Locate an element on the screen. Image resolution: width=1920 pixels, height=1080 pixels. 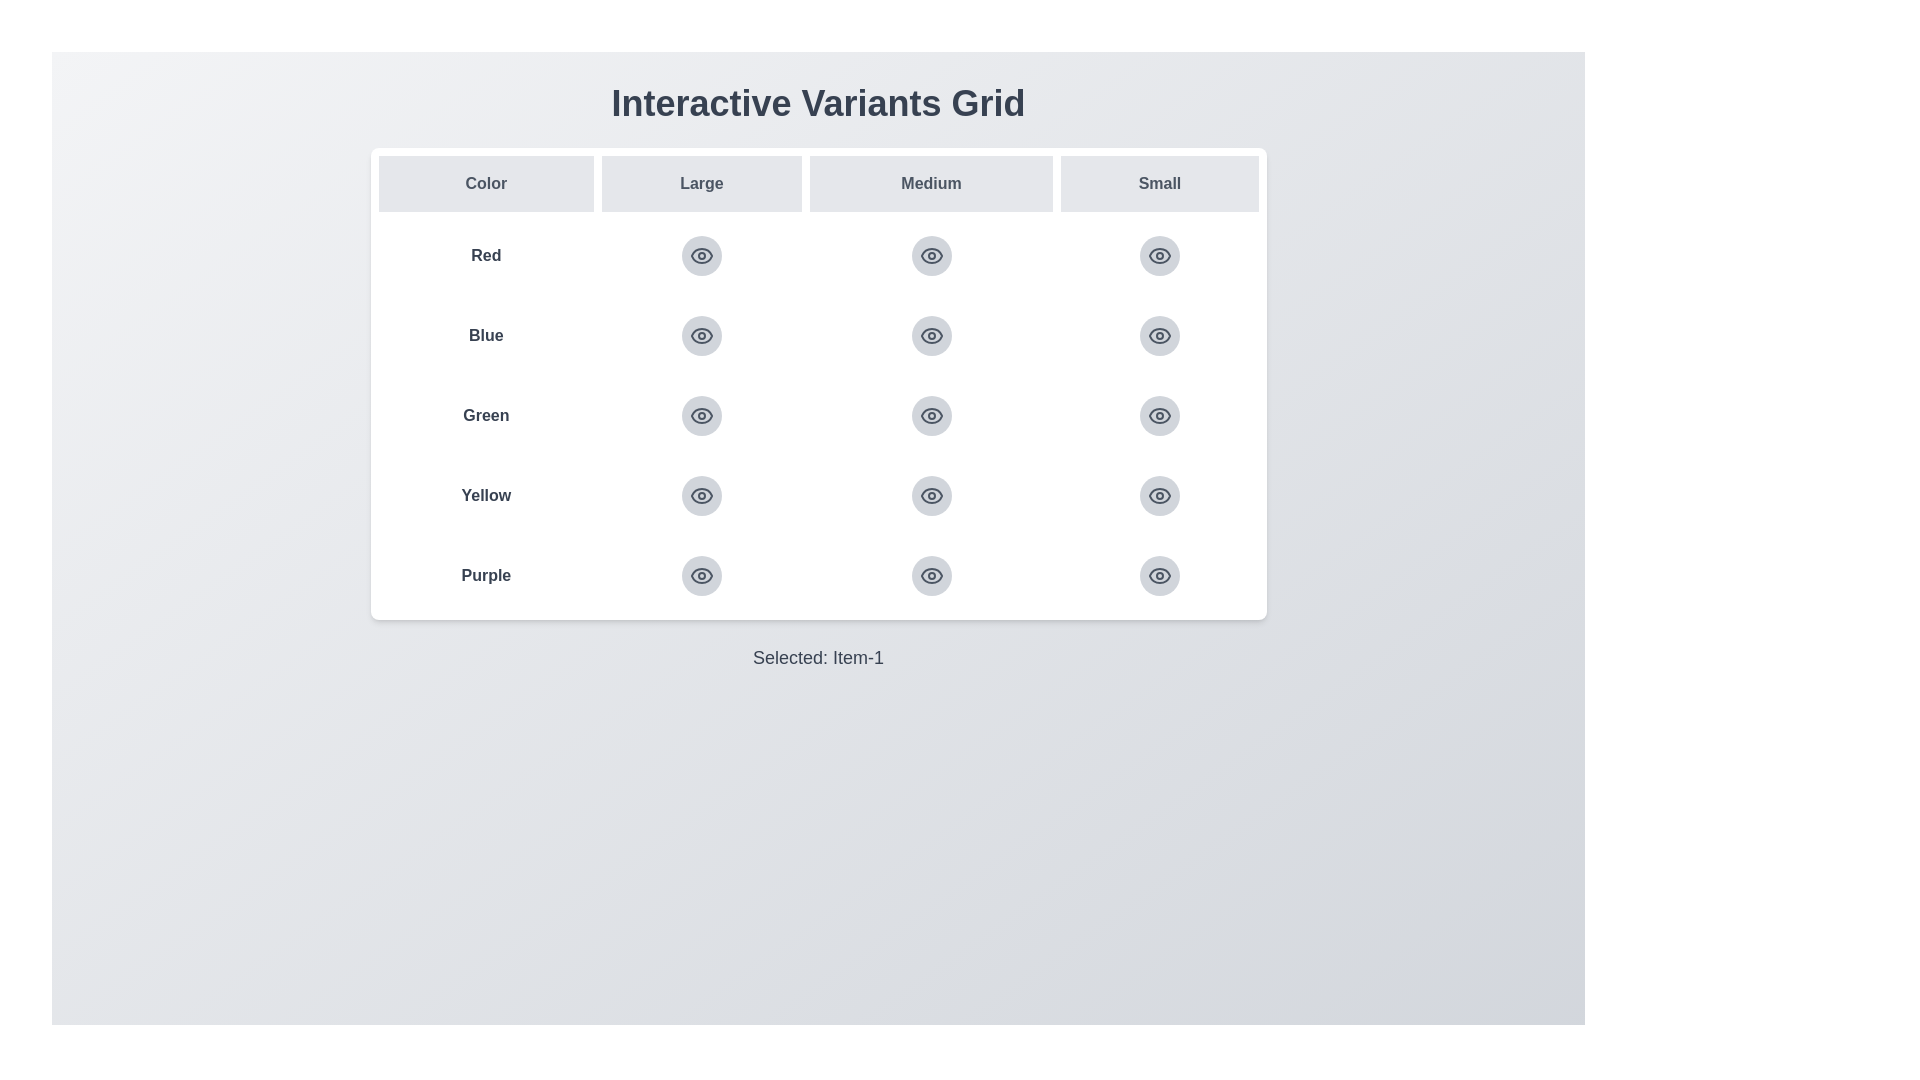
the last TableRow labeled 'Purple' in the options category, which is positioned beneath the rows for 'Red,' 'Blue,' 'Green,' and 'Yellow.' is located at coordinates (818, 575).